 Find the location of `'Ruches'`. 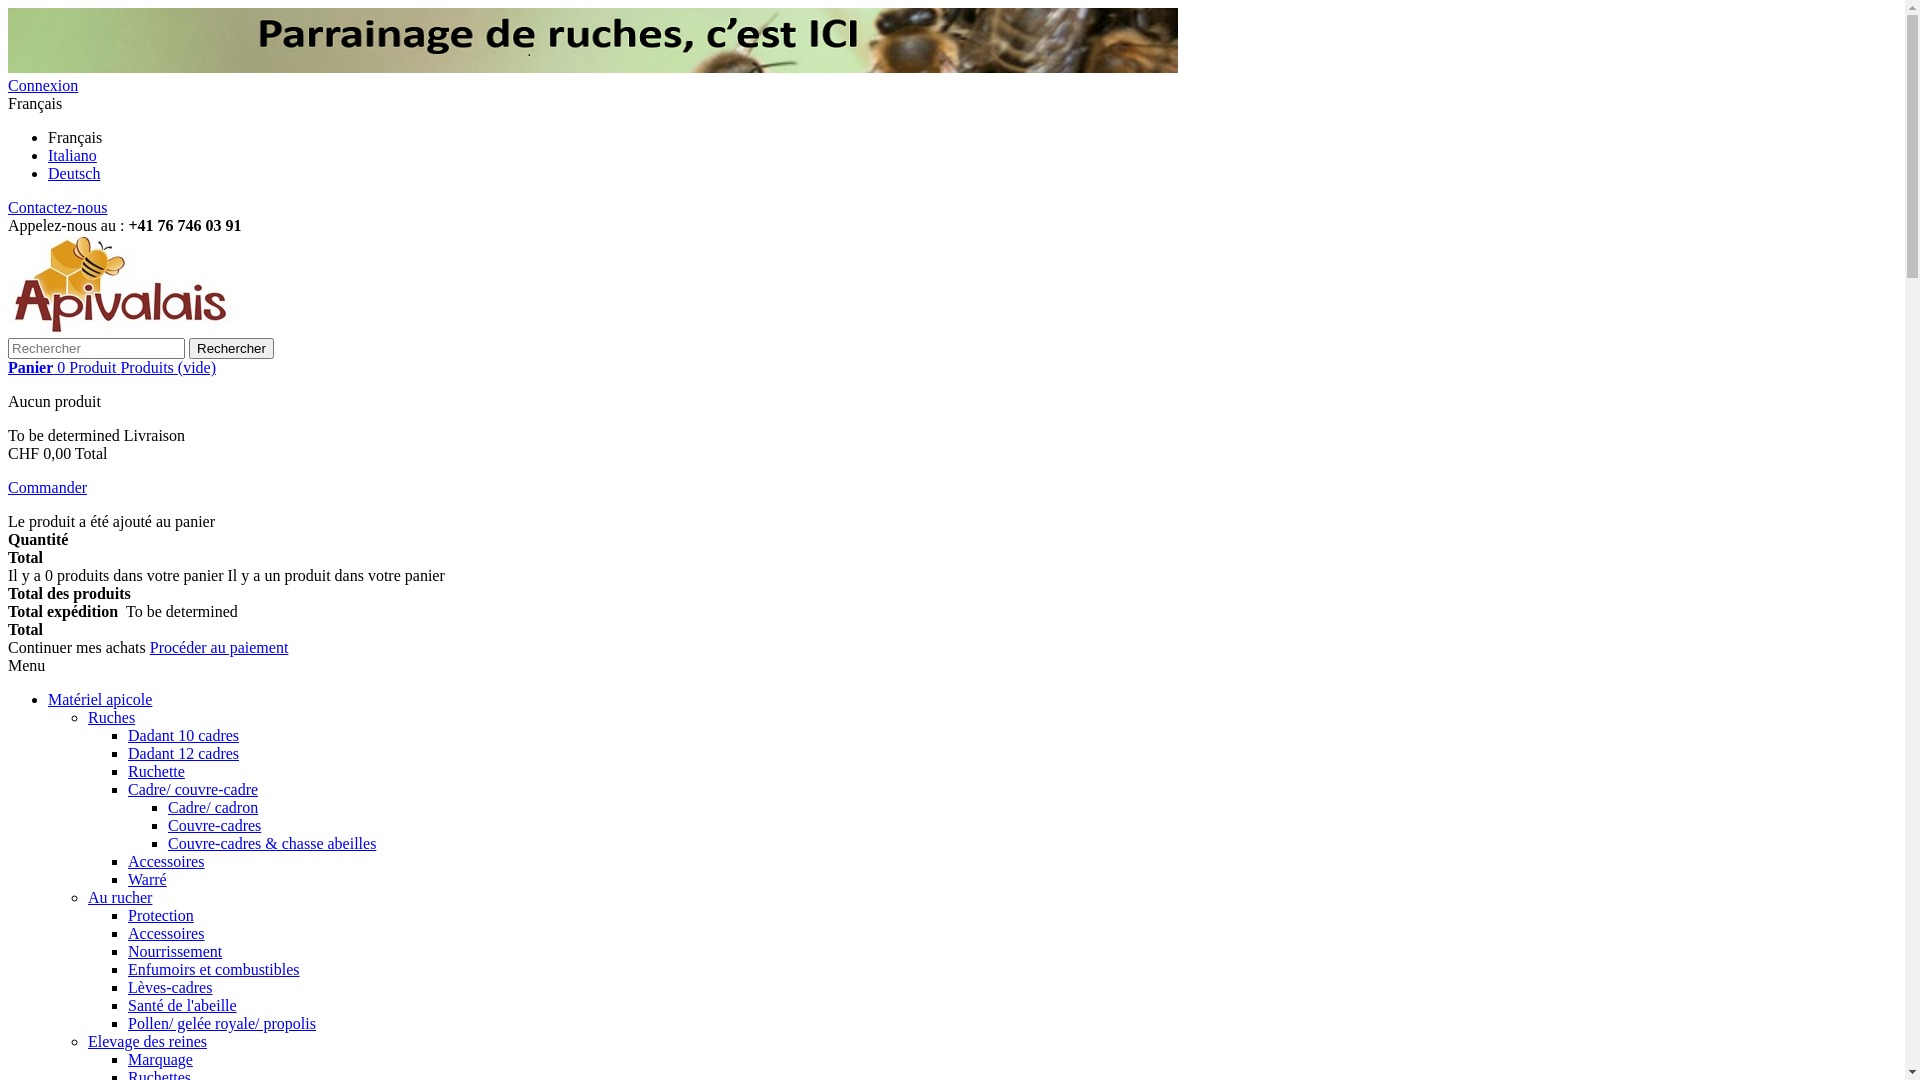

'Ruches' is located at coordinates (110, 716).